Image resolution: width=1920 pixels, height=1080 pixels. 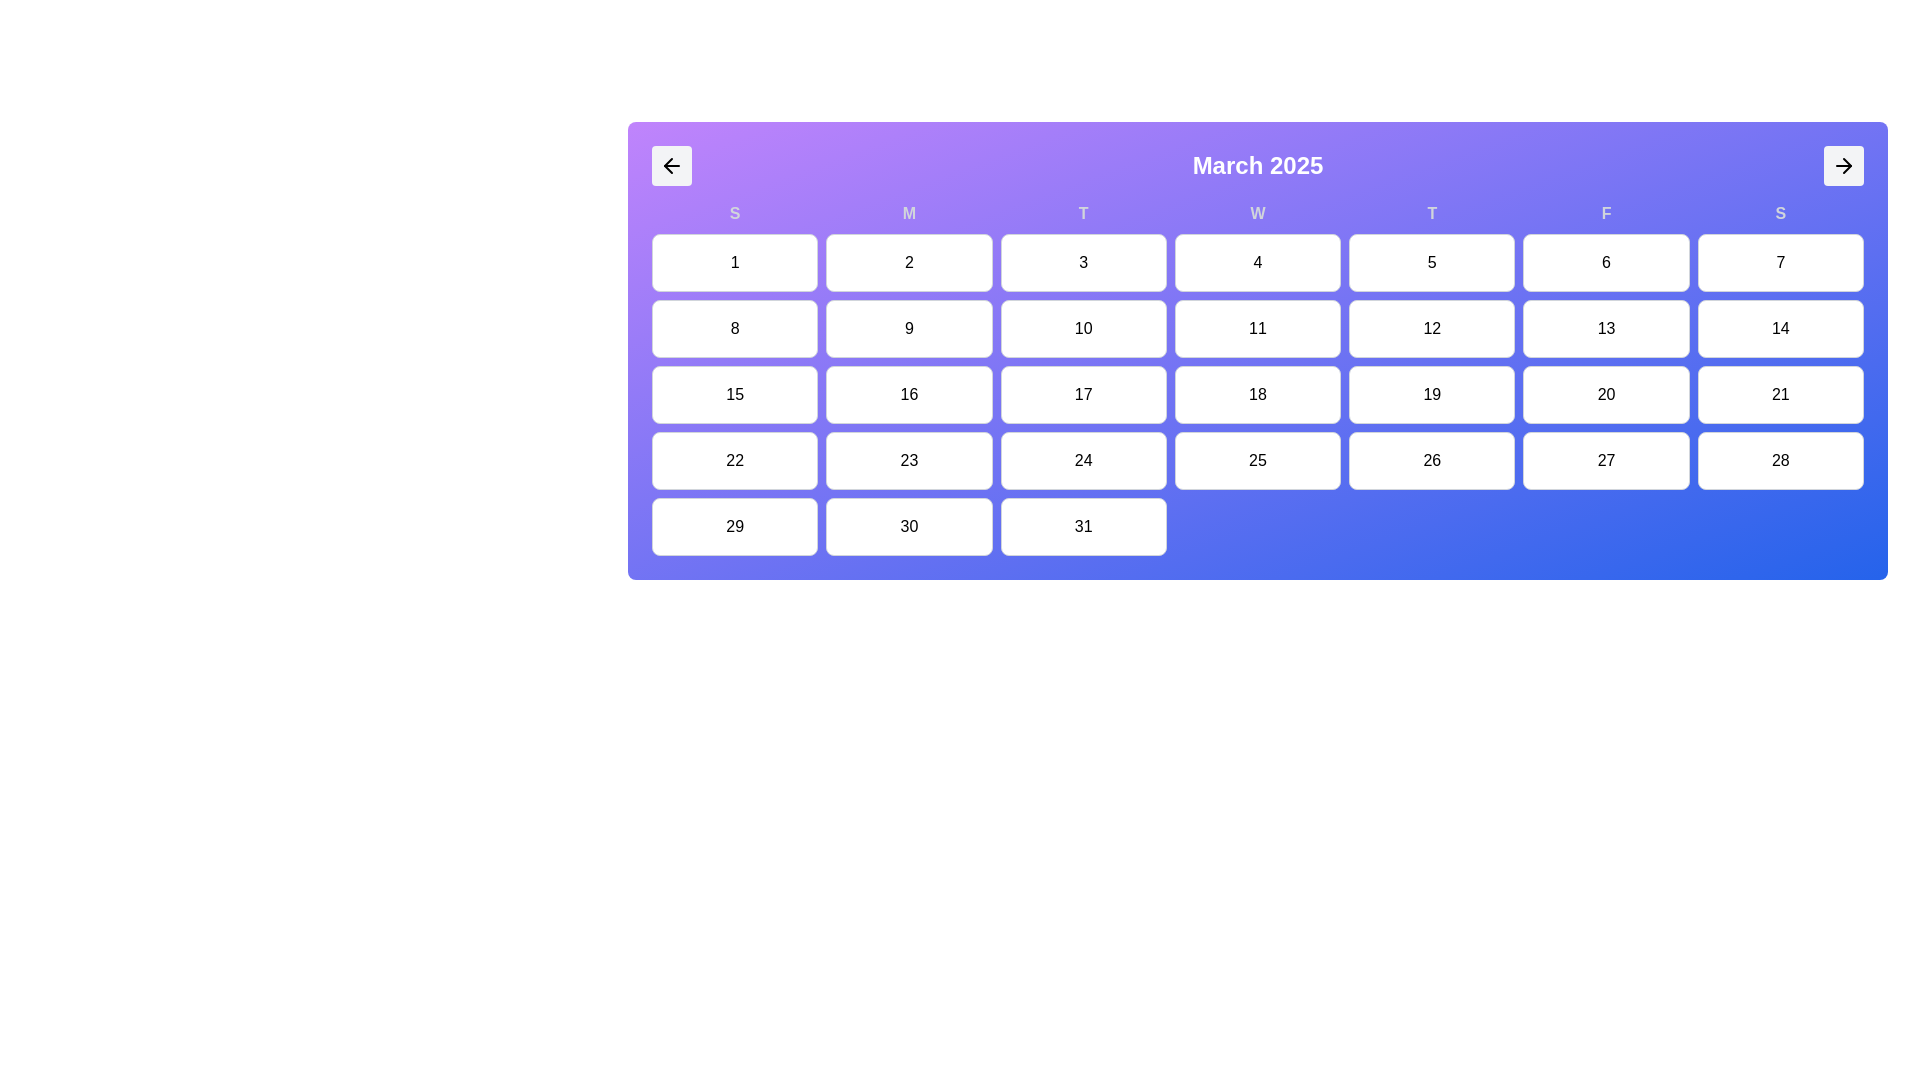 I want to click on the text label displaying 'March 2025' in large, bold, white font, which is centered in the header of the calendar component, so click(x=1256, y=164).